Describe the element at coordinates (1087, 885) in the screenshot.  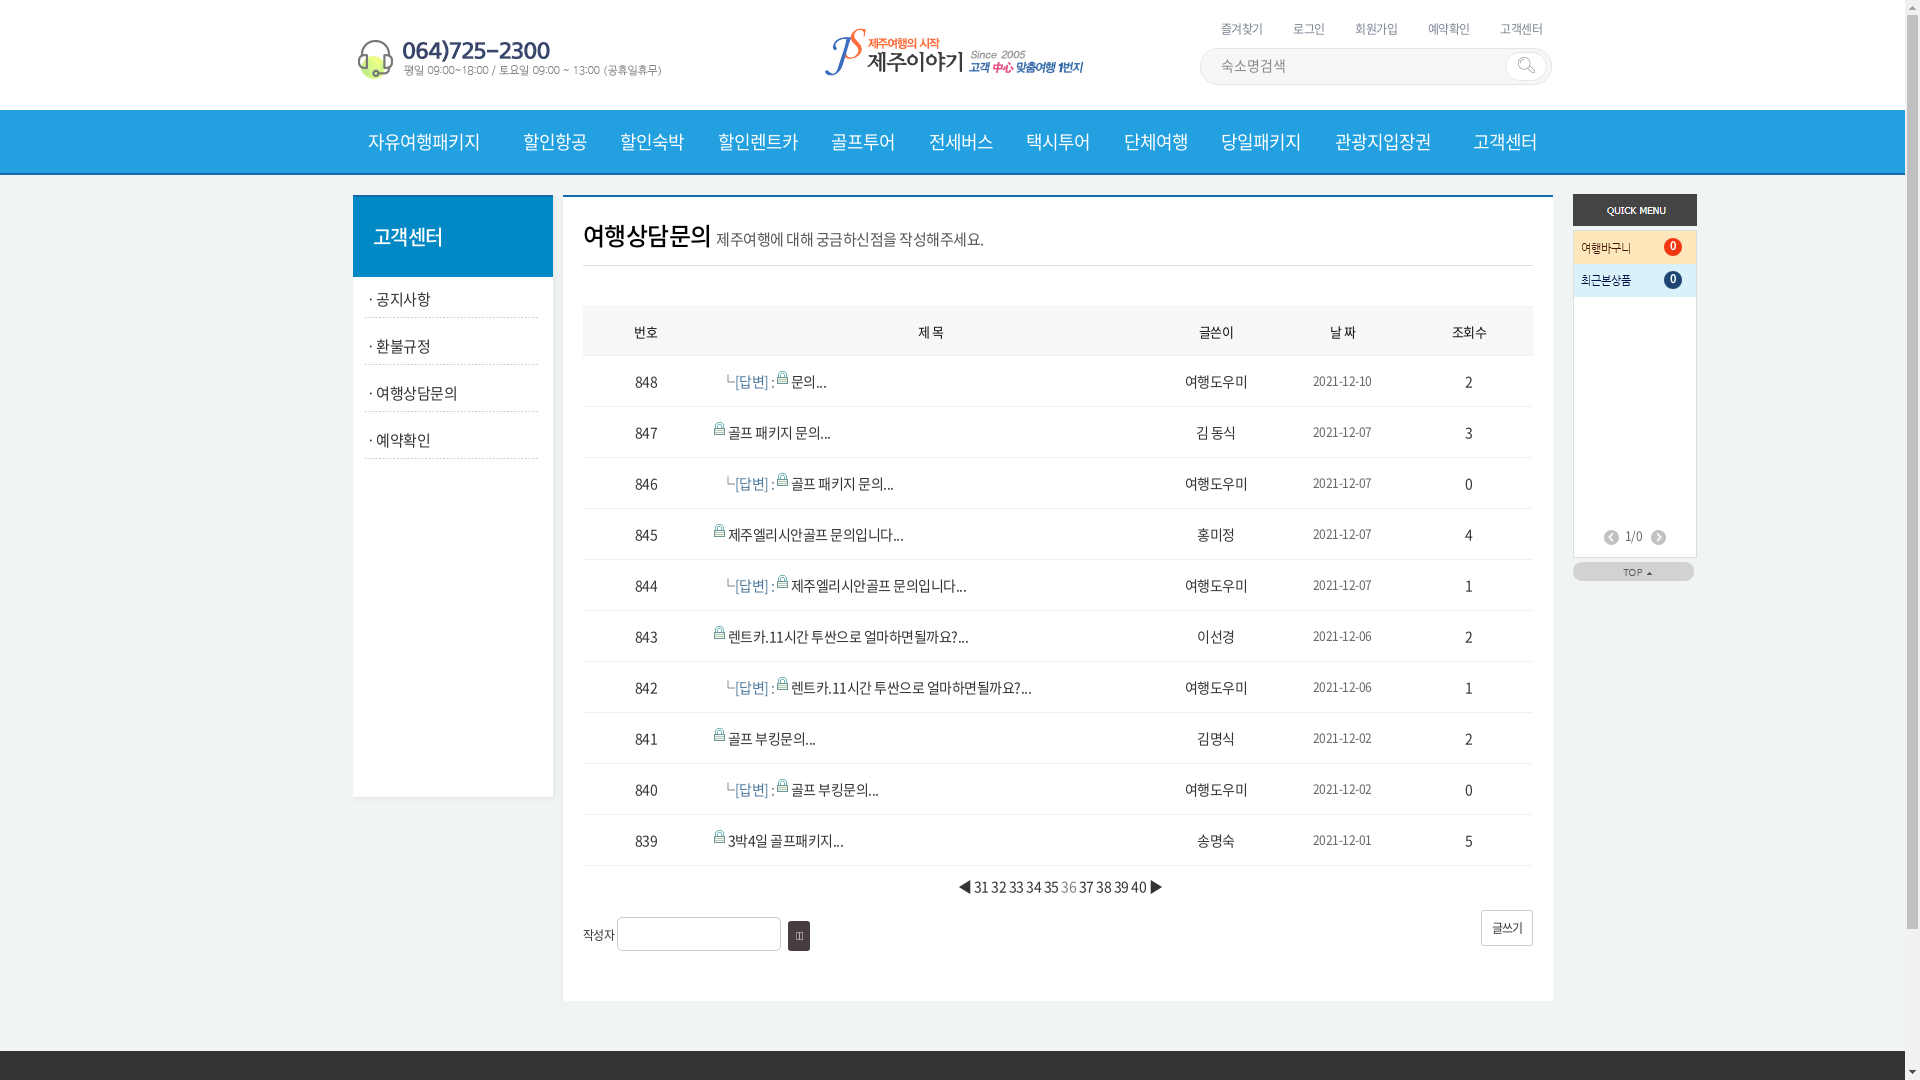
I see `'37'` at that location.